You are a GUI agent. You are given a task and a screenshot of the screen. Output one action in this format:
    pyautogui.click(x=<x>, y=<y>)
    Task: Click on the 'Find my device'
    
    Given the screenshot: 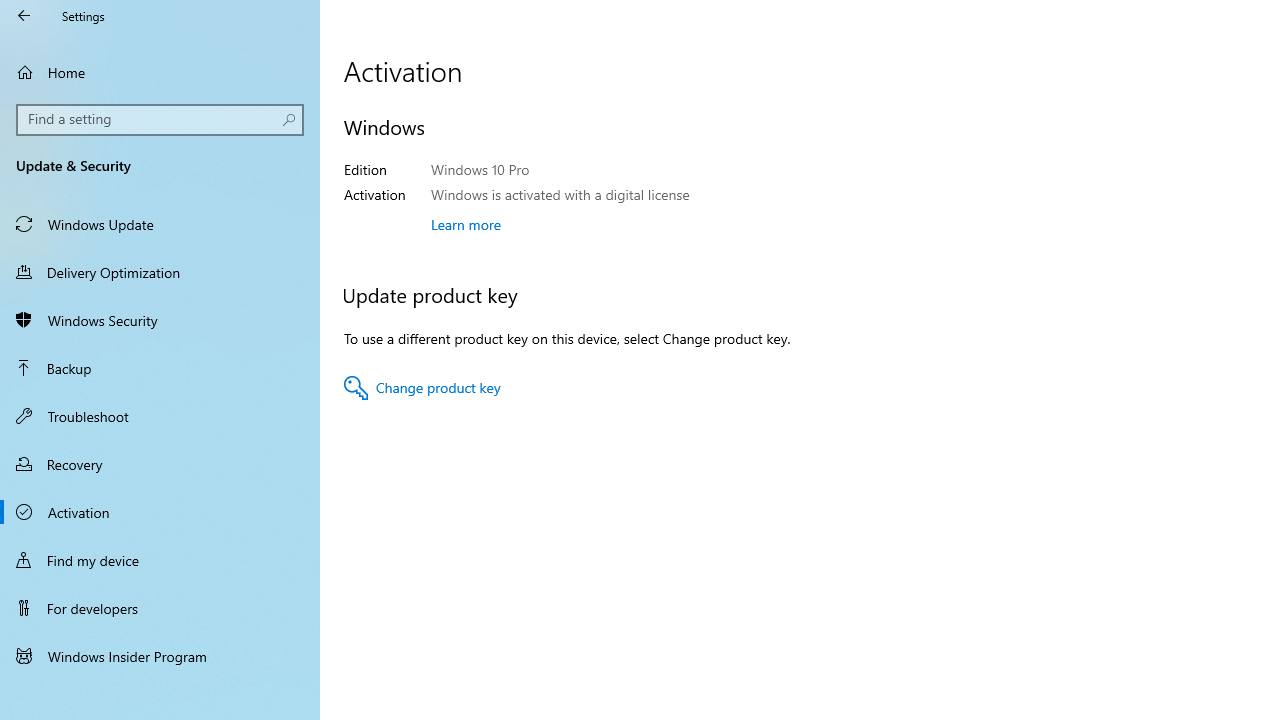 What is the action you would take?
    pyautogui.click(x=160, y=559)
    